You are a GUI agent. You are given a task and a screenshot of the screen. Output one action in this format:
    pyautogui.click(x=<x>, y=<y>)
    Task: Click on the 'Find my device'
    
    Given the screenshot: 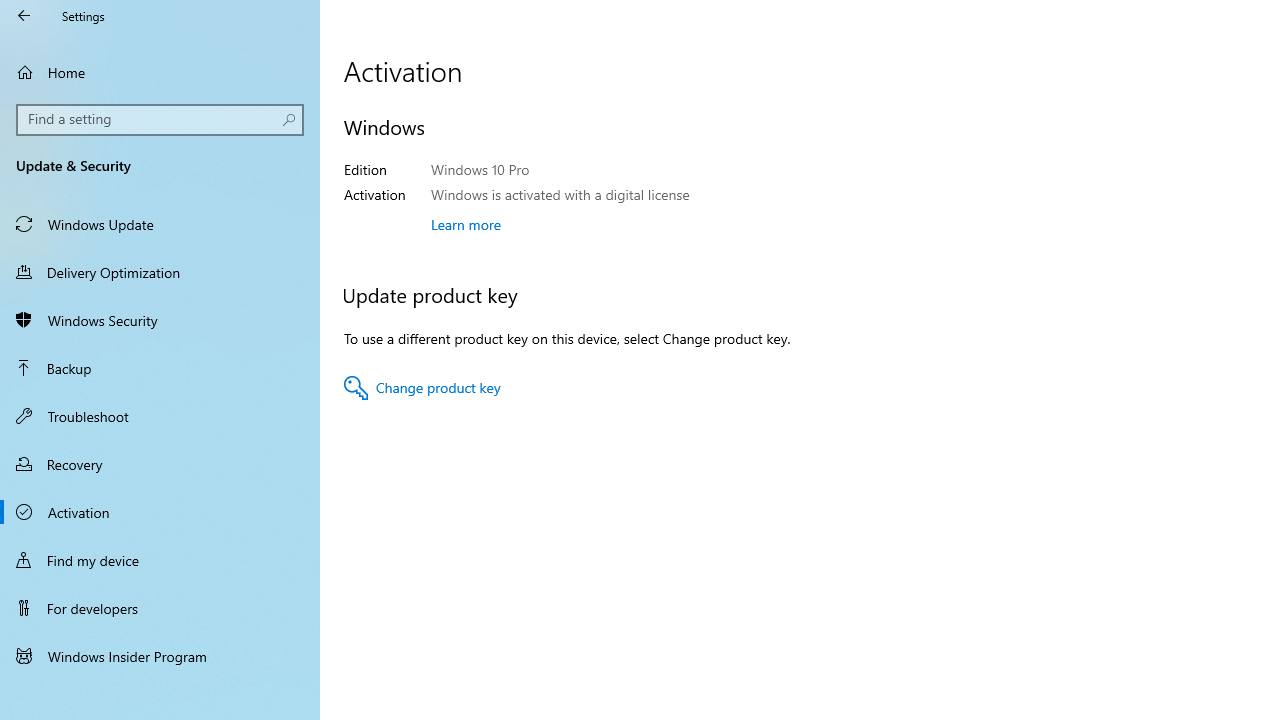 What is the action you would take?
    pyautogui.click(x=160, y=559)
    